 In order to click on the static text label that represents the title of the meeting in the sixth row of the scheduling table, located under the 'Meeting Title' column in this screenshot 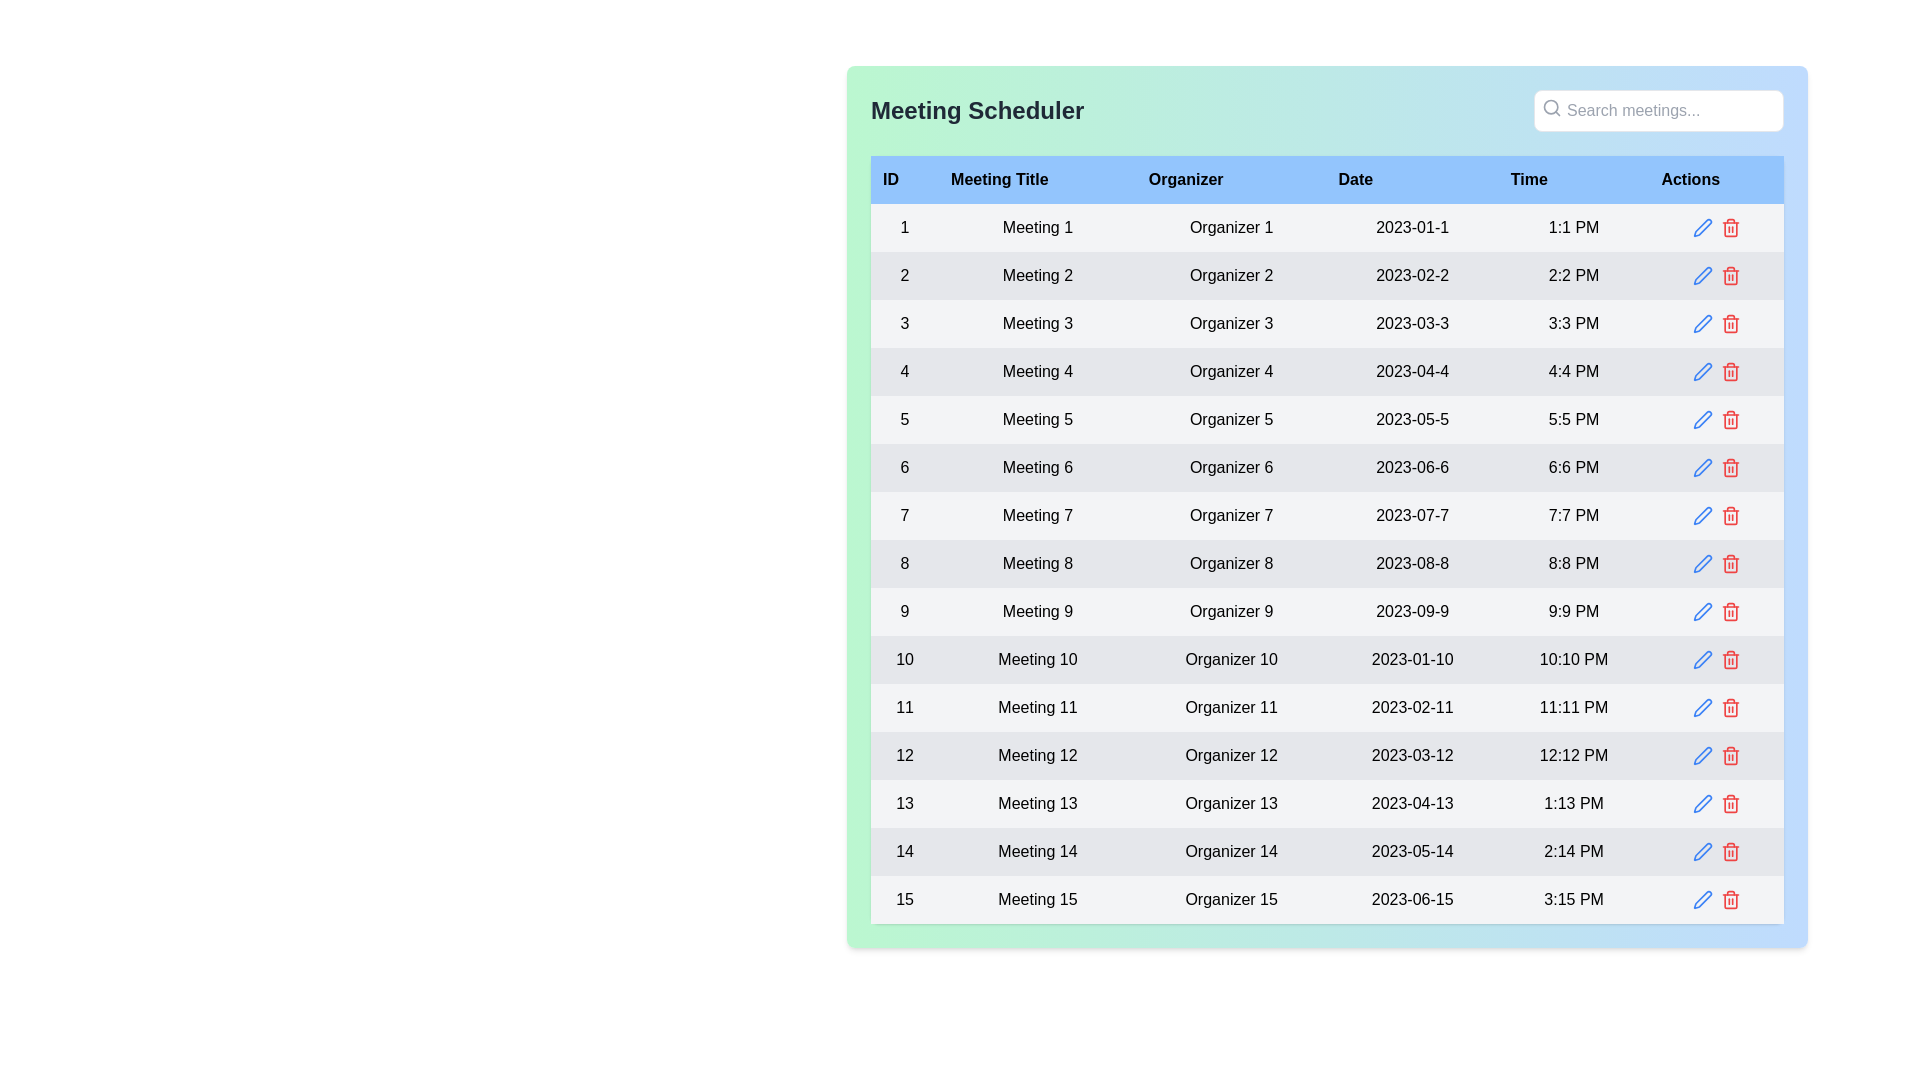, I will do `click(1037, 467)`.